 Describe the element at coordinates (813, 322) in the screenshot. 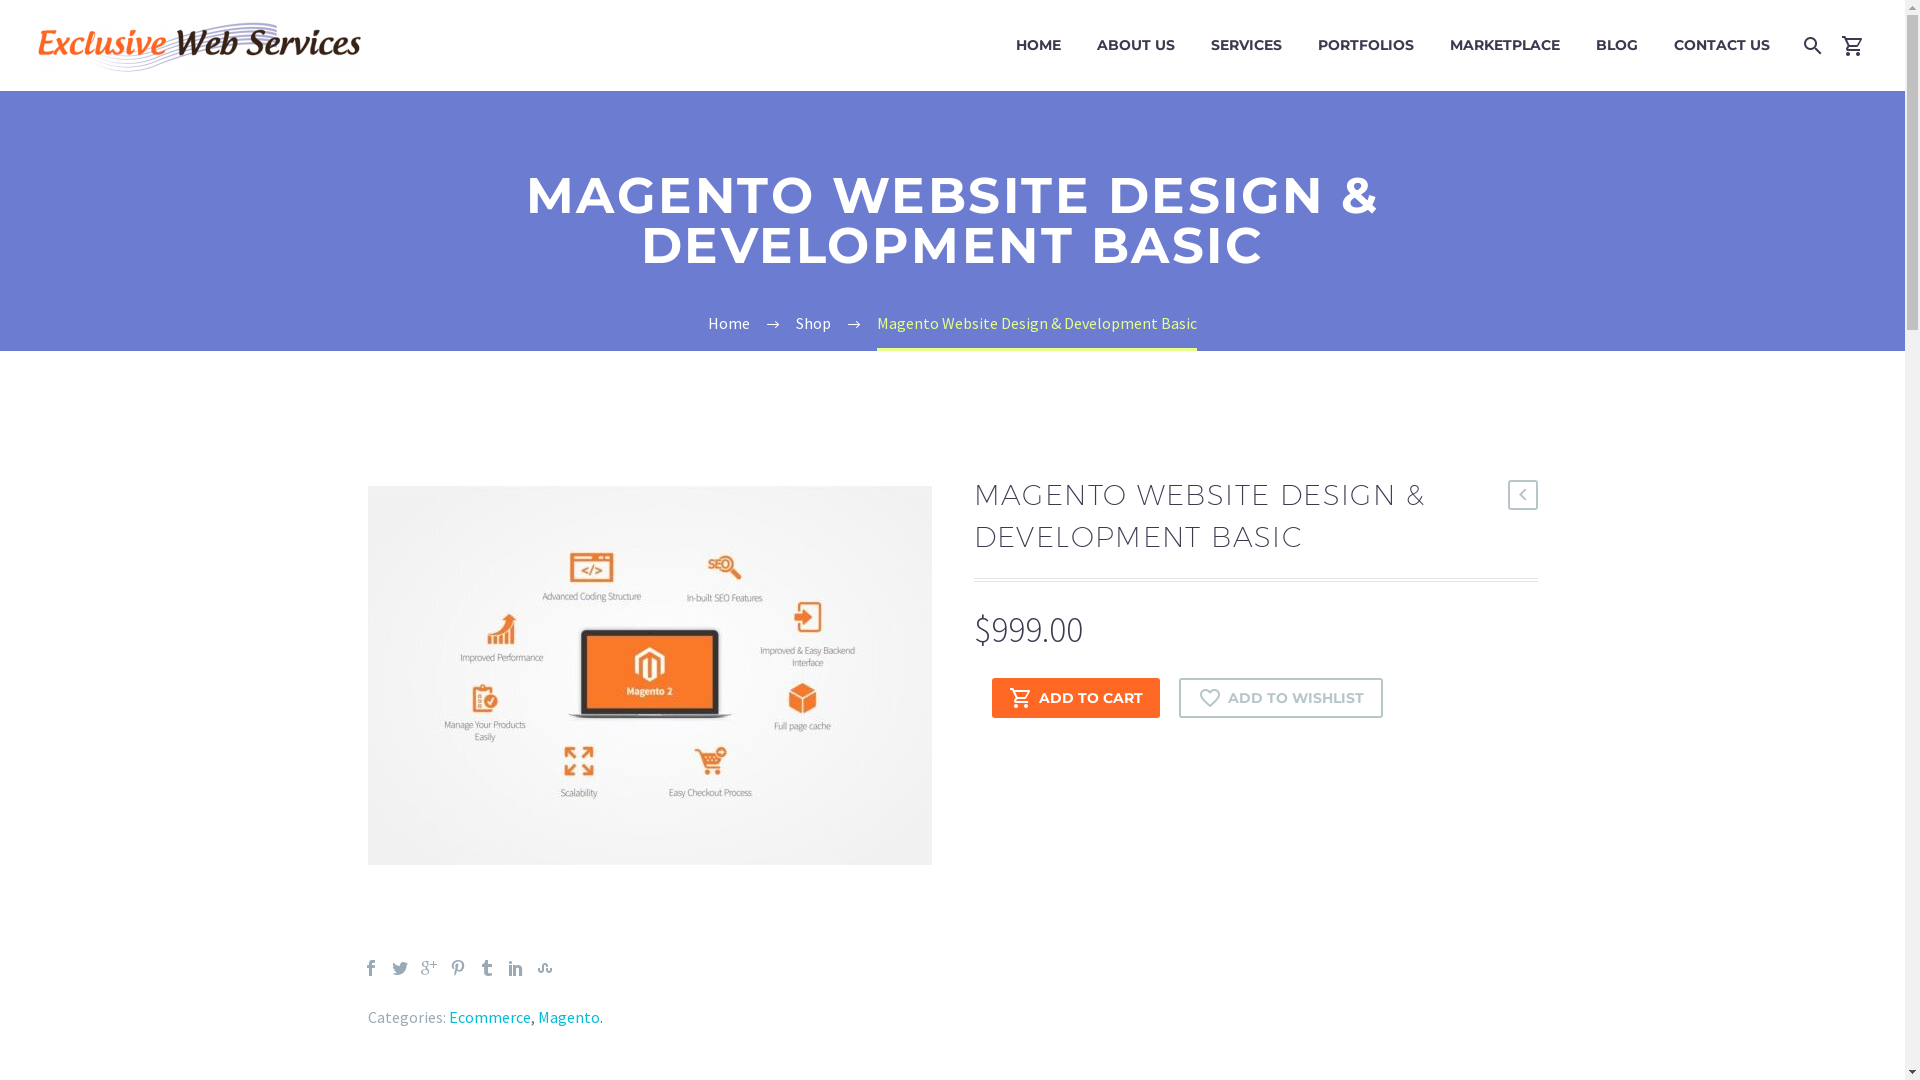

I see `'Shop'` at that location.